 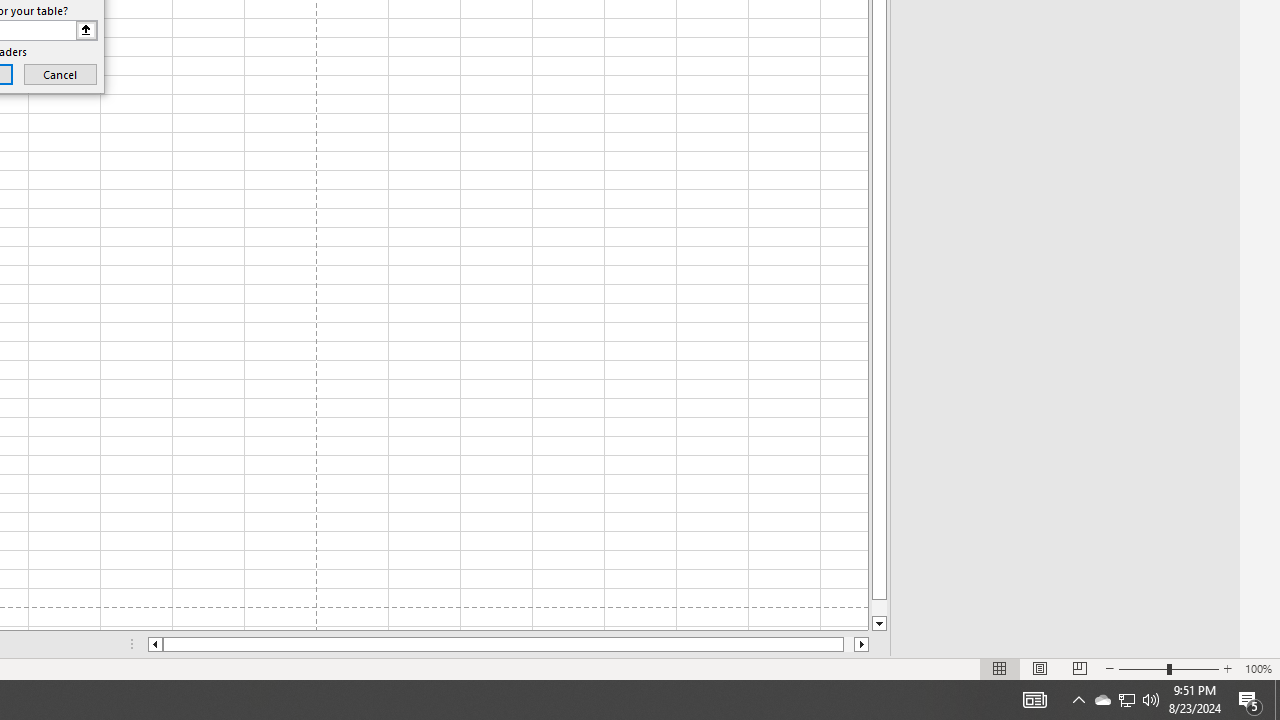 I want to click on 'Page Break Preview', so click(x=1078, y=669).